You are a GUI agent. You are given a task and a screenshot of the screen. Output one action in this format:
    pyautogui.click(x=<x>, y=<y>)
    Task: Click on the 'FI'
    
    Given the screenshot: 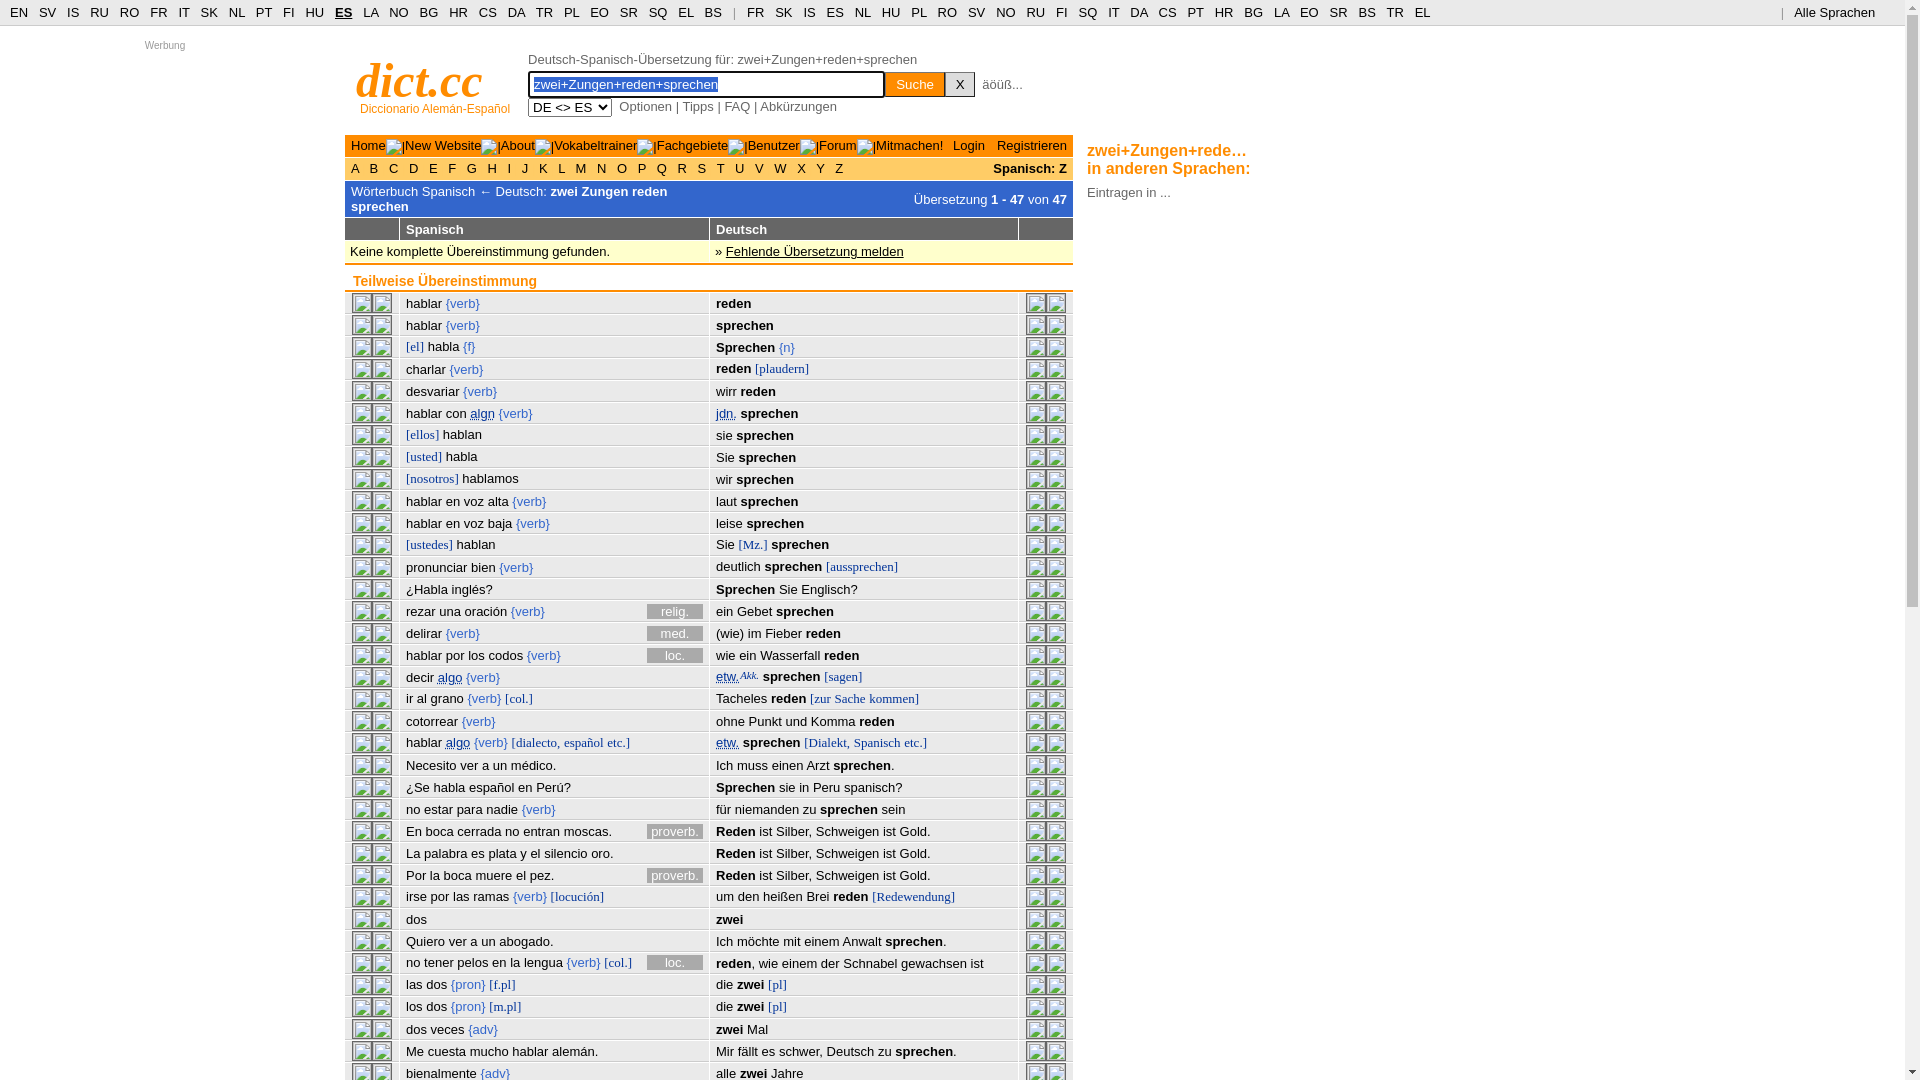 What is the action you would take?
    pyautogui.click(x=1055, y=12)
    